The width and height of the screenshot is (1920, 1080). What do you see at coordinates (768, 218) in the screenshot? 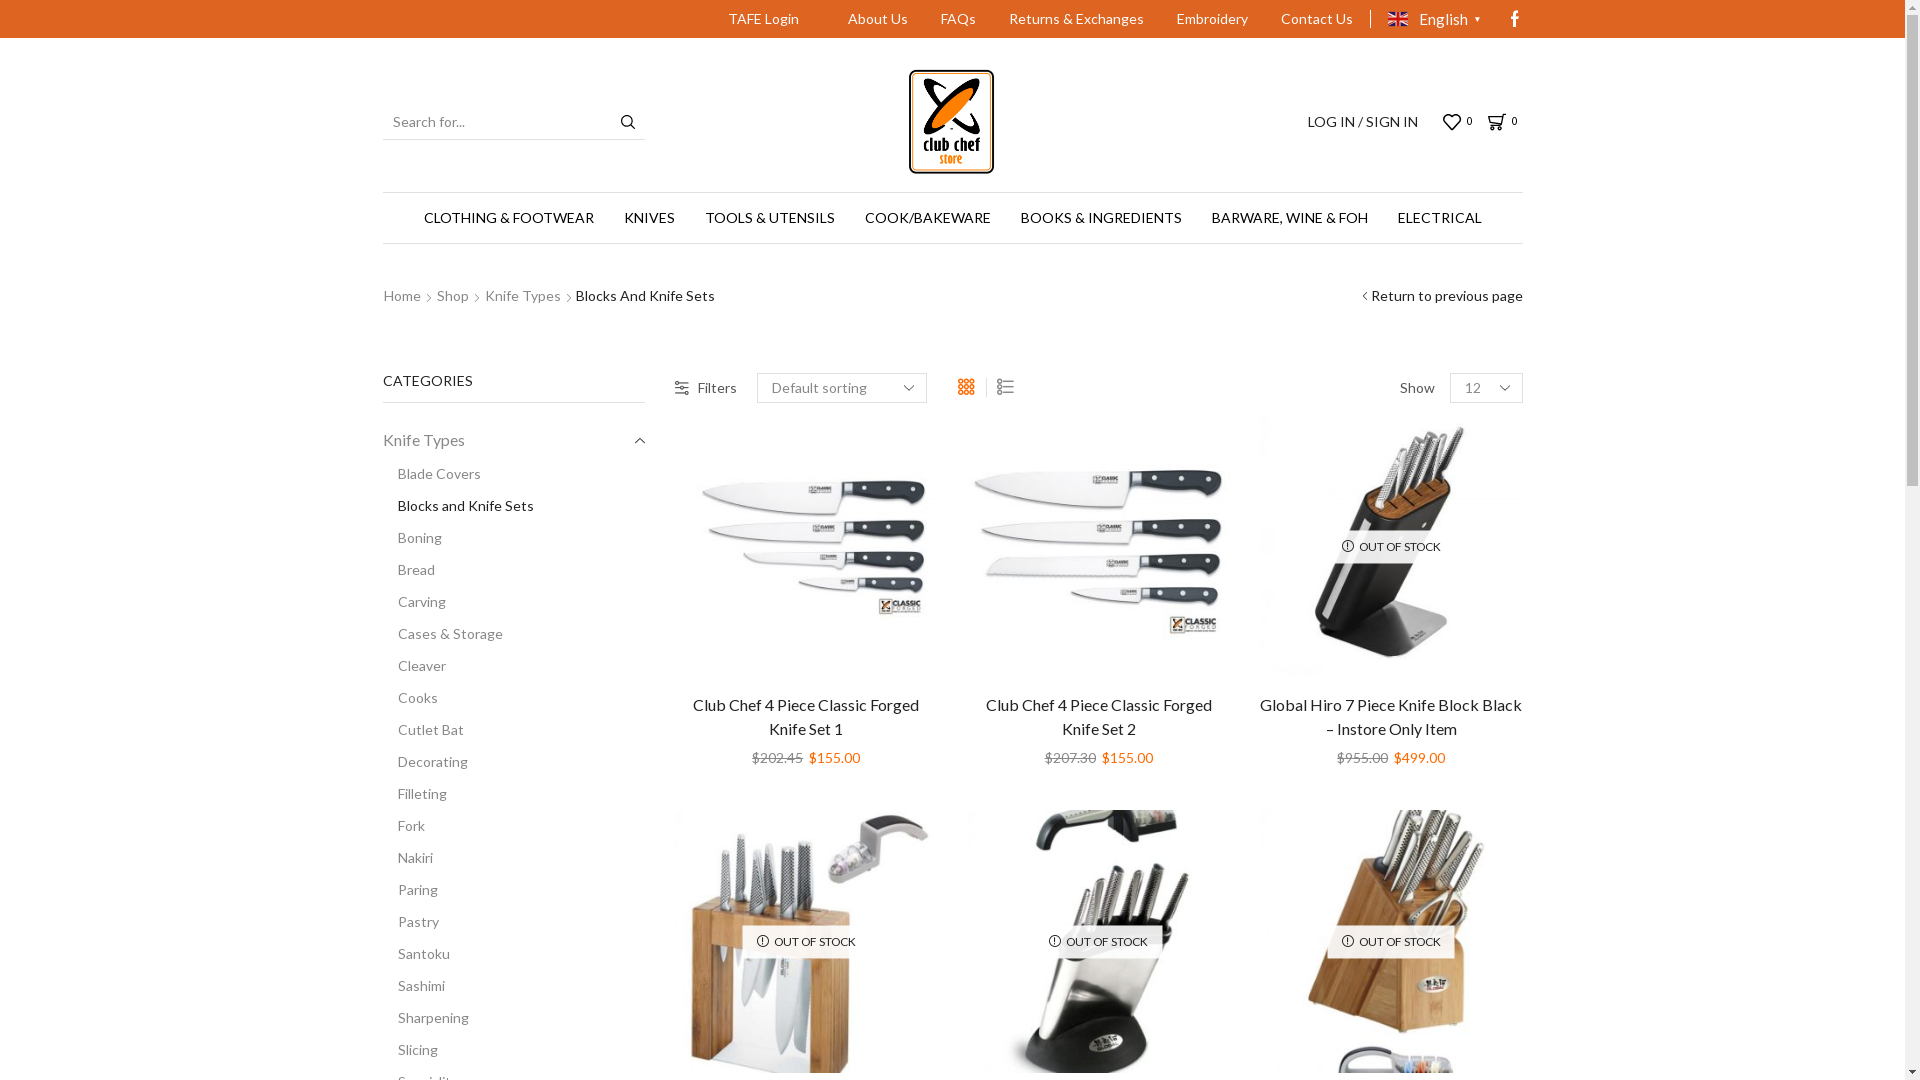
I see `'TOOLS & UTENSILS'` at bounding box center [768, 218].